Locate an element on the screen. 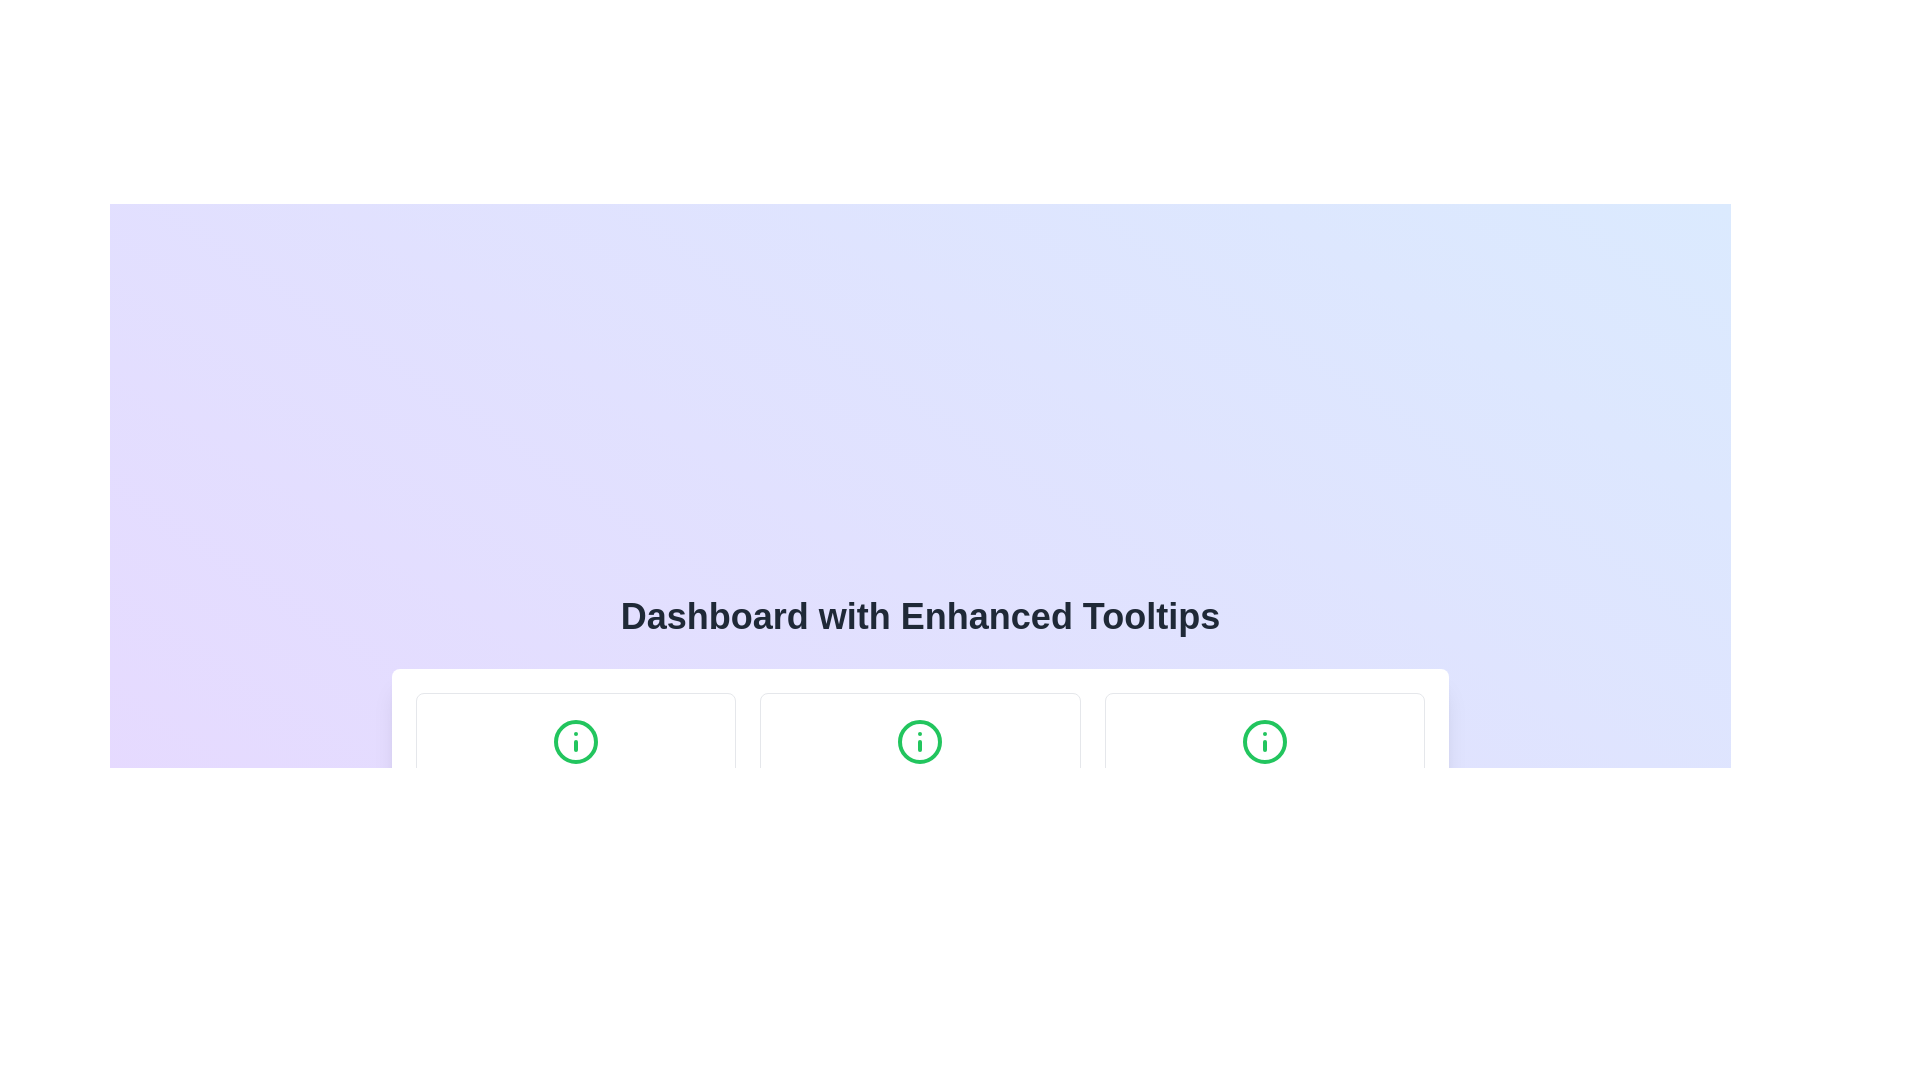 The image size is (1920, 1080). the visual state of the informational icon representing the 'Help Center', which is centrally positioned at the top of the card-like structure is located at coordinates (1263, 741).